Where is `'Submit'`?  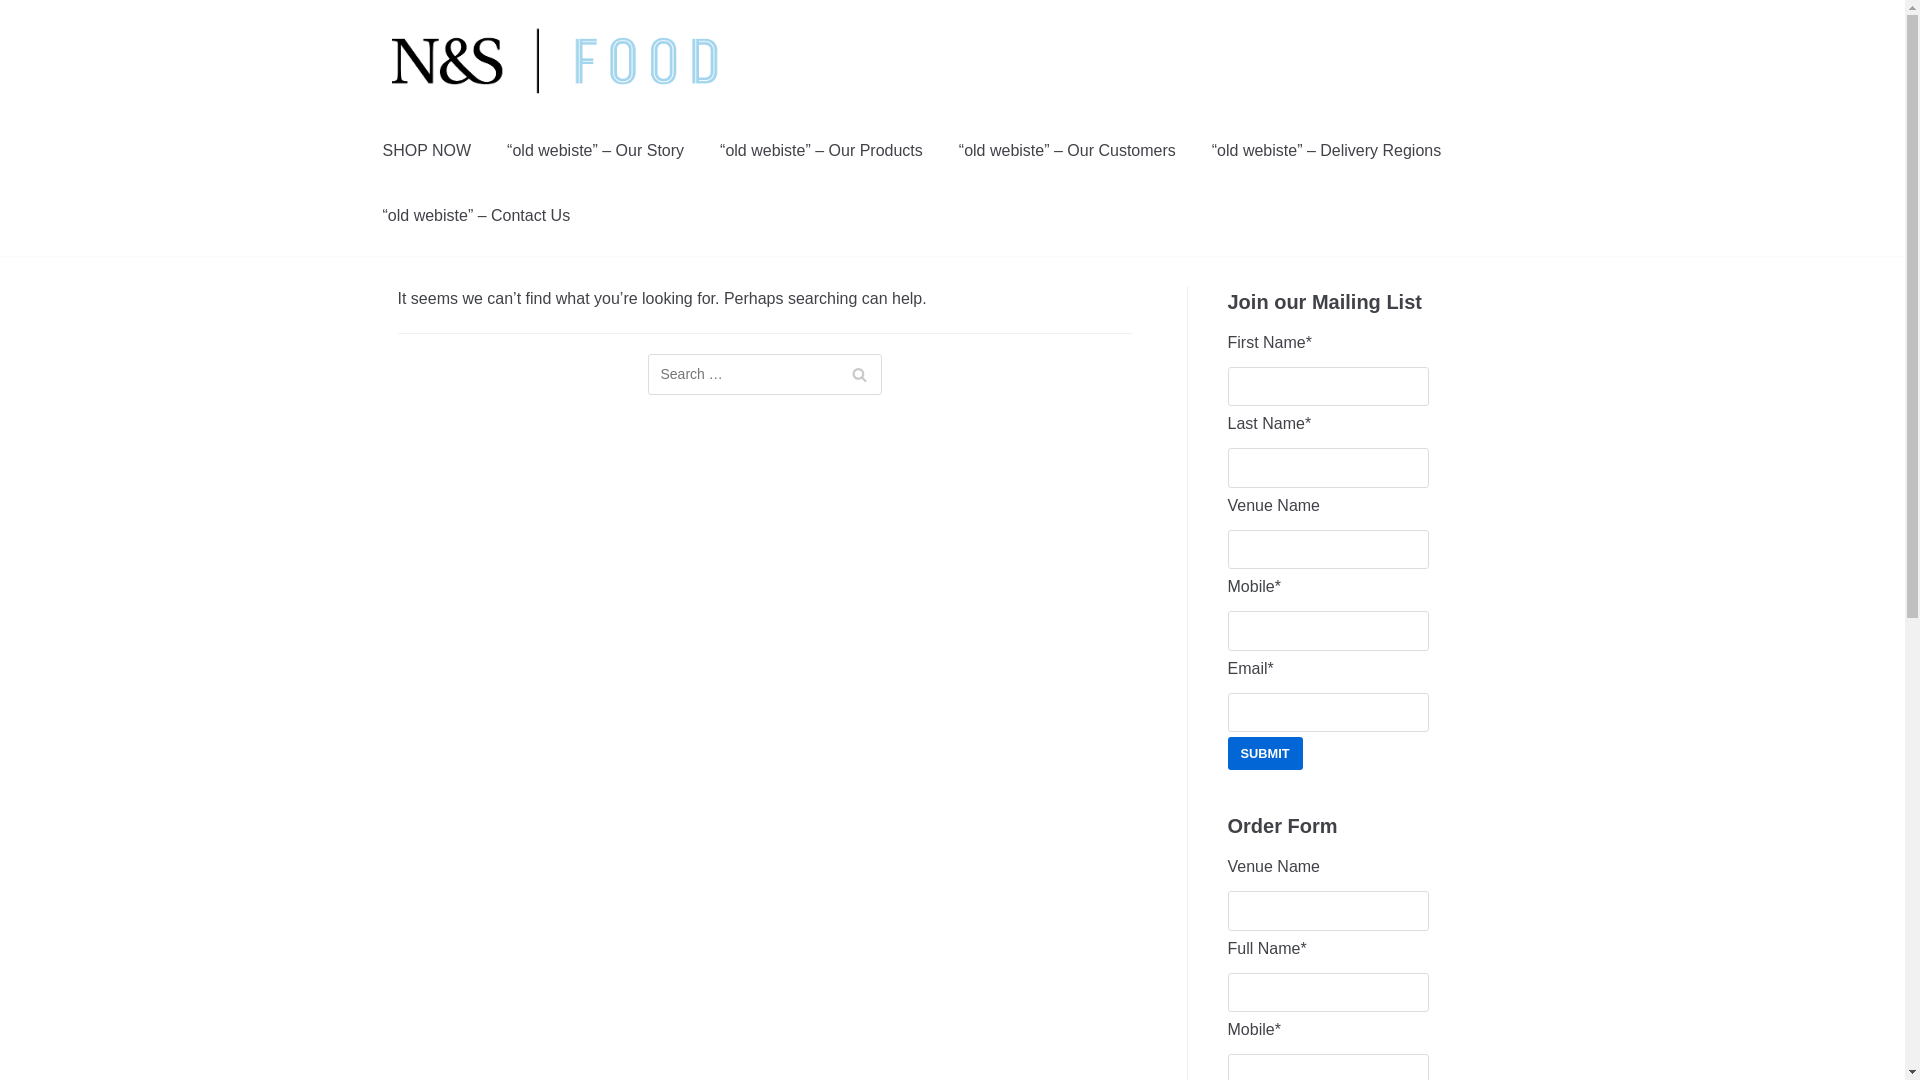
'Submit' is located at coordinates (1227, 753).